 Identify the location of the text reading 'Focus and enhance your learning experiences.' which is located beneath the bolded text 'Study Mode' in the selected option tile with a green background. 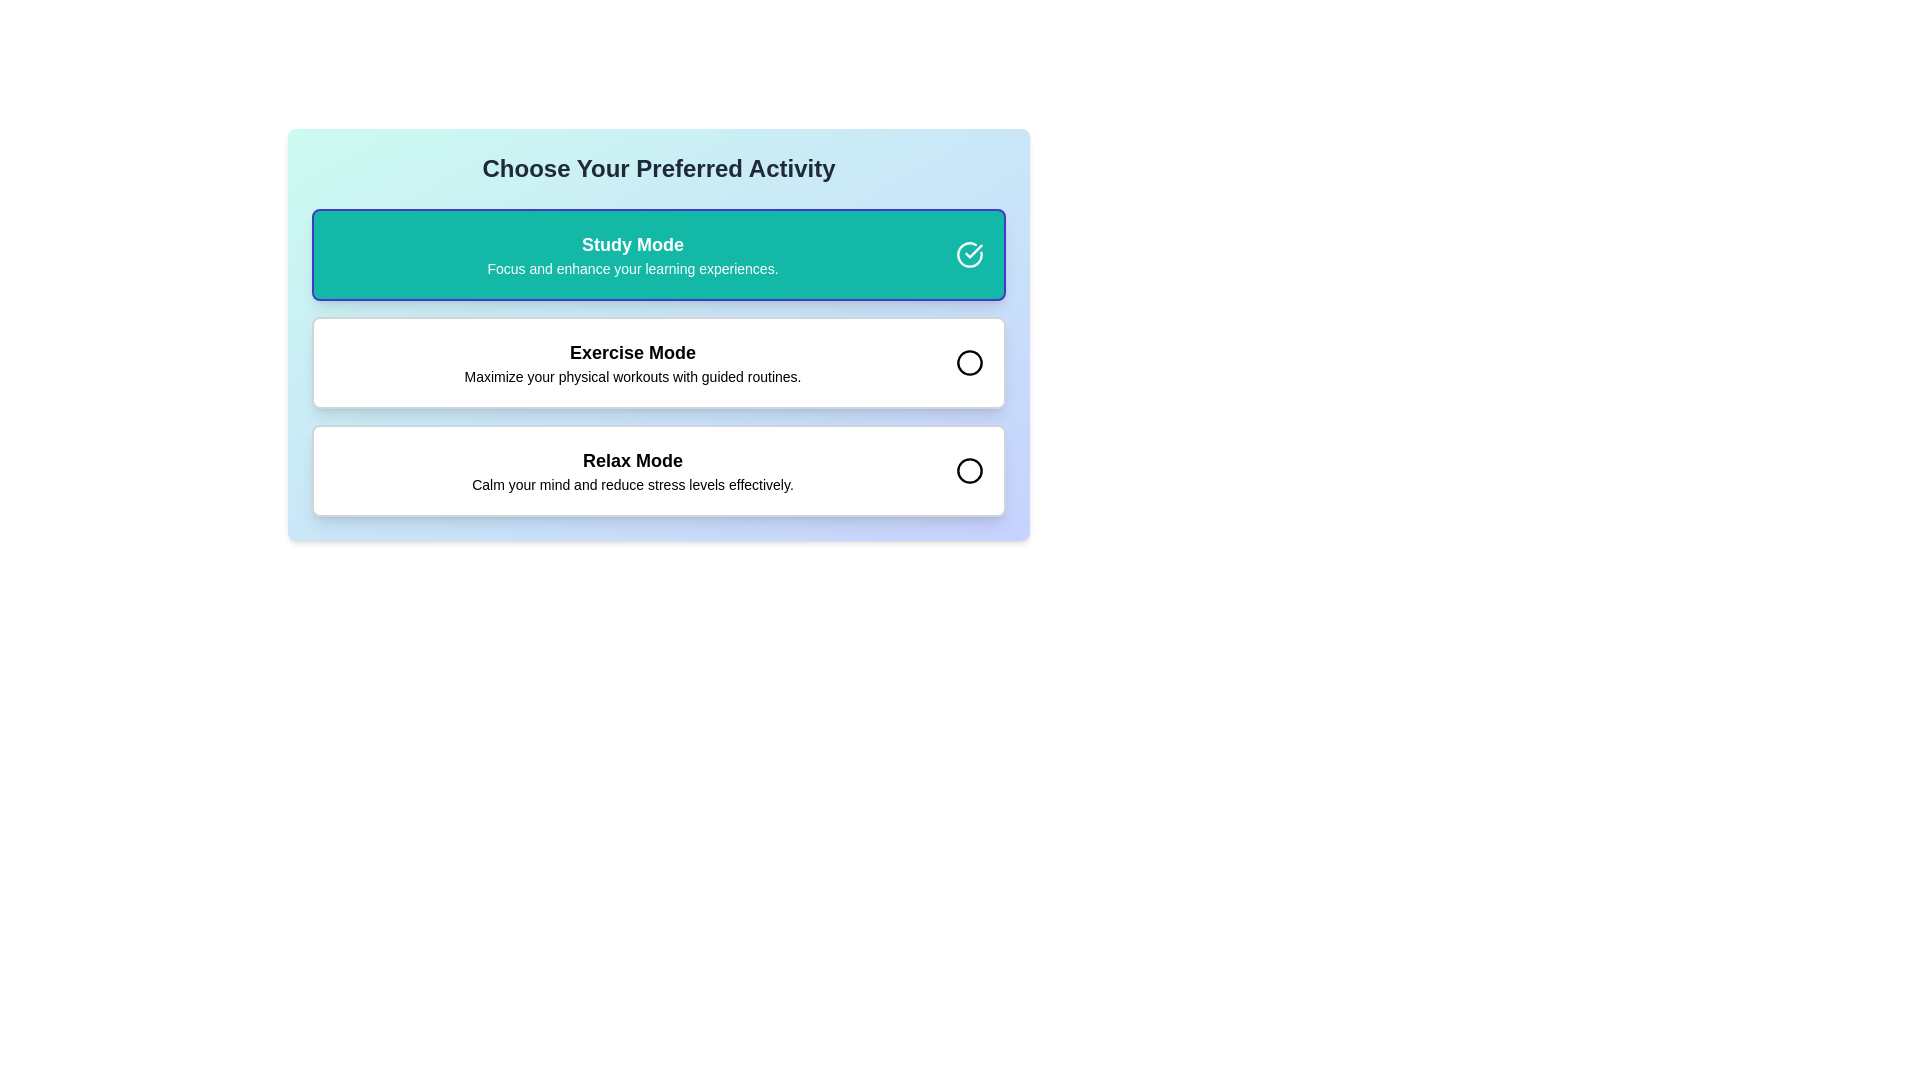
(632, 268).